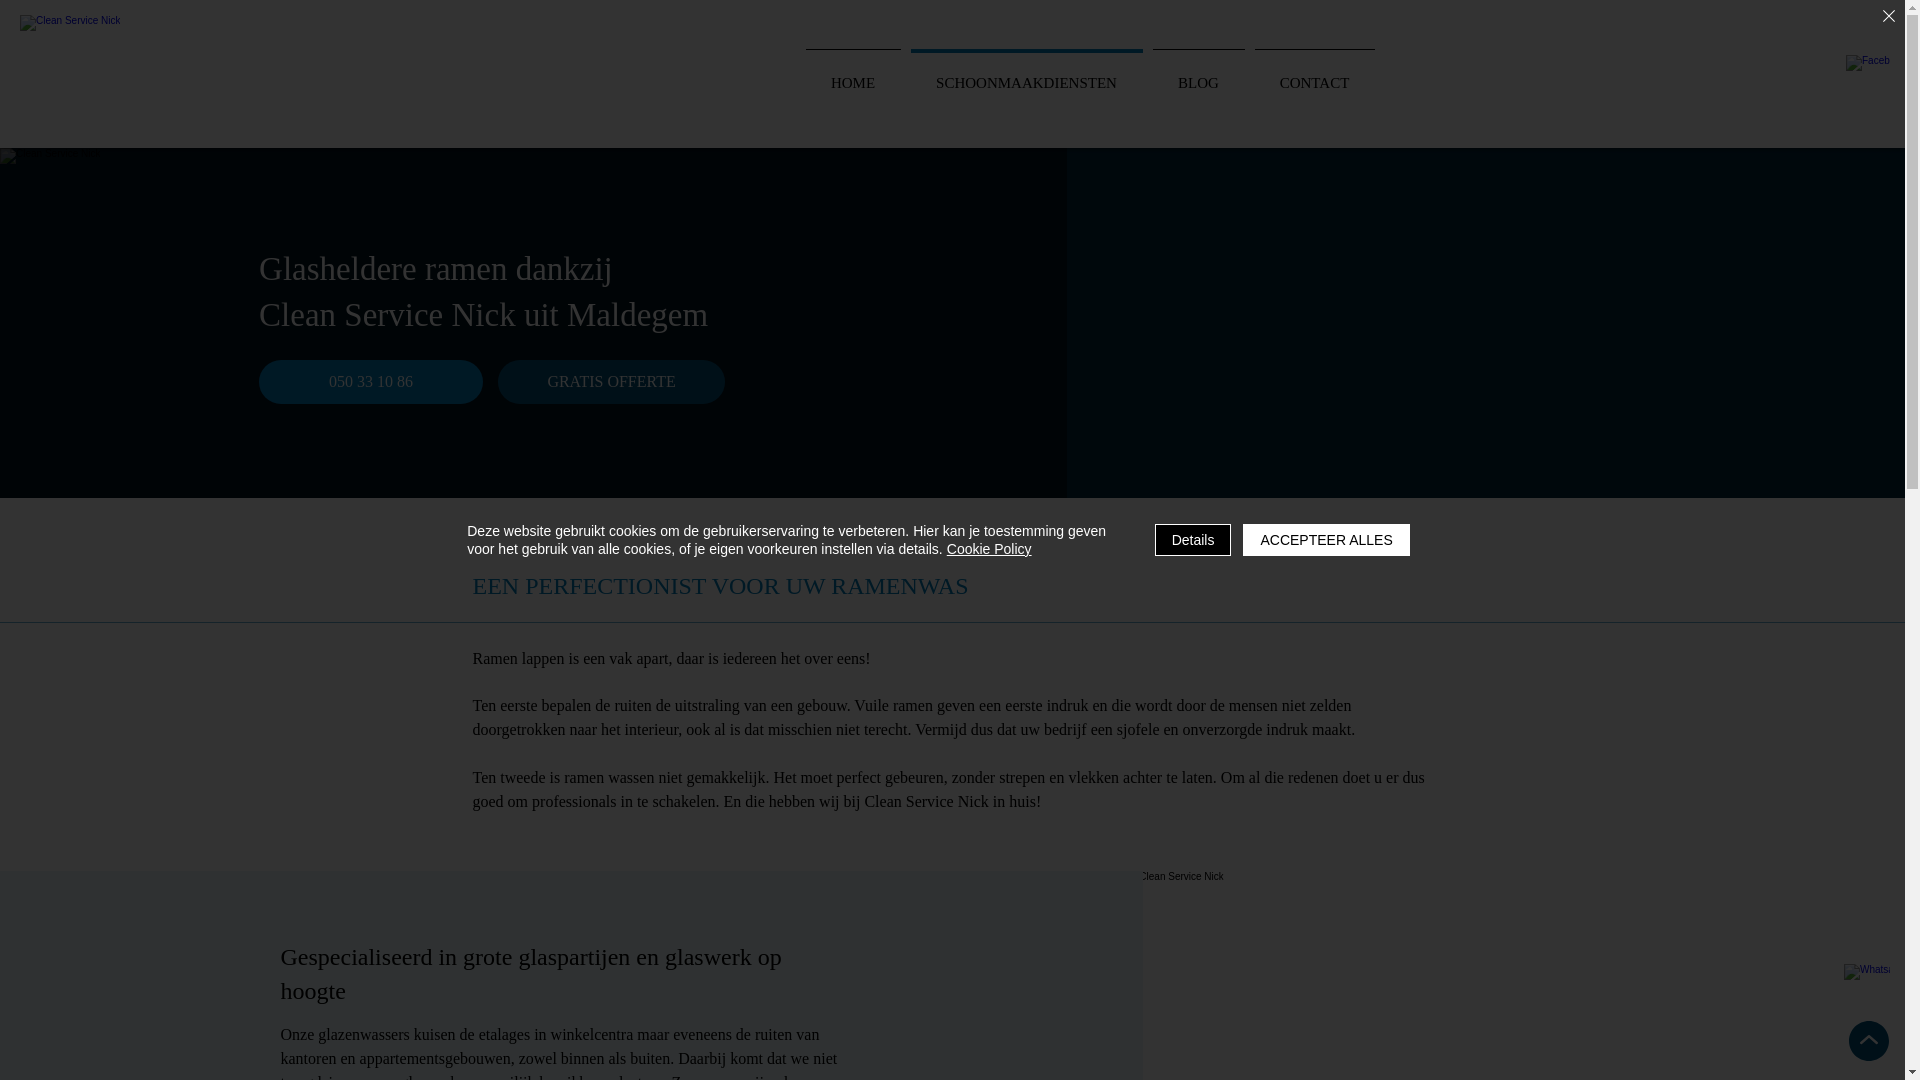 The image size is (1920, 1080). I want to click on 'HOME', so click(852, 72).